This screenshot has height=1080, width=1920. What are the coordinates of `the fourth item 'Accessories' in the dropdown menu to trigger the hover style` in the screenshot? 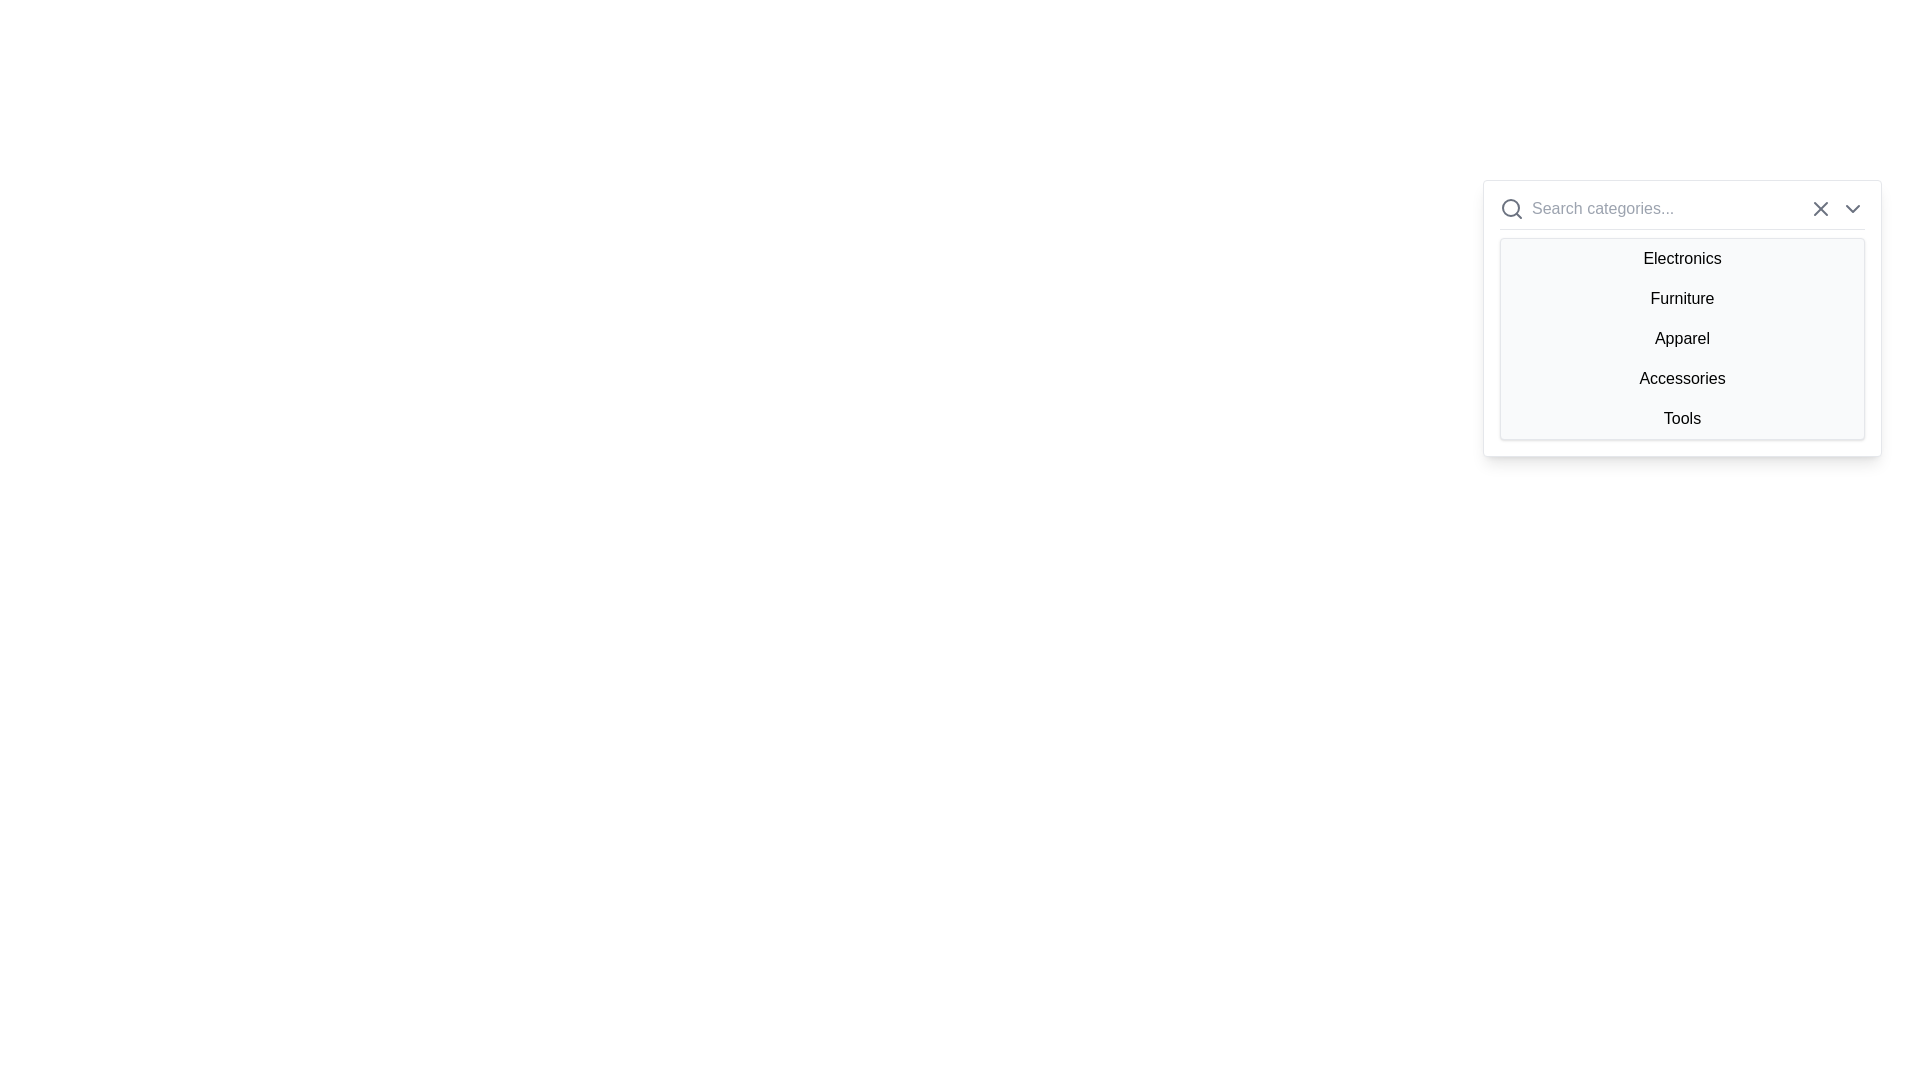 It's located at (1681, 378).